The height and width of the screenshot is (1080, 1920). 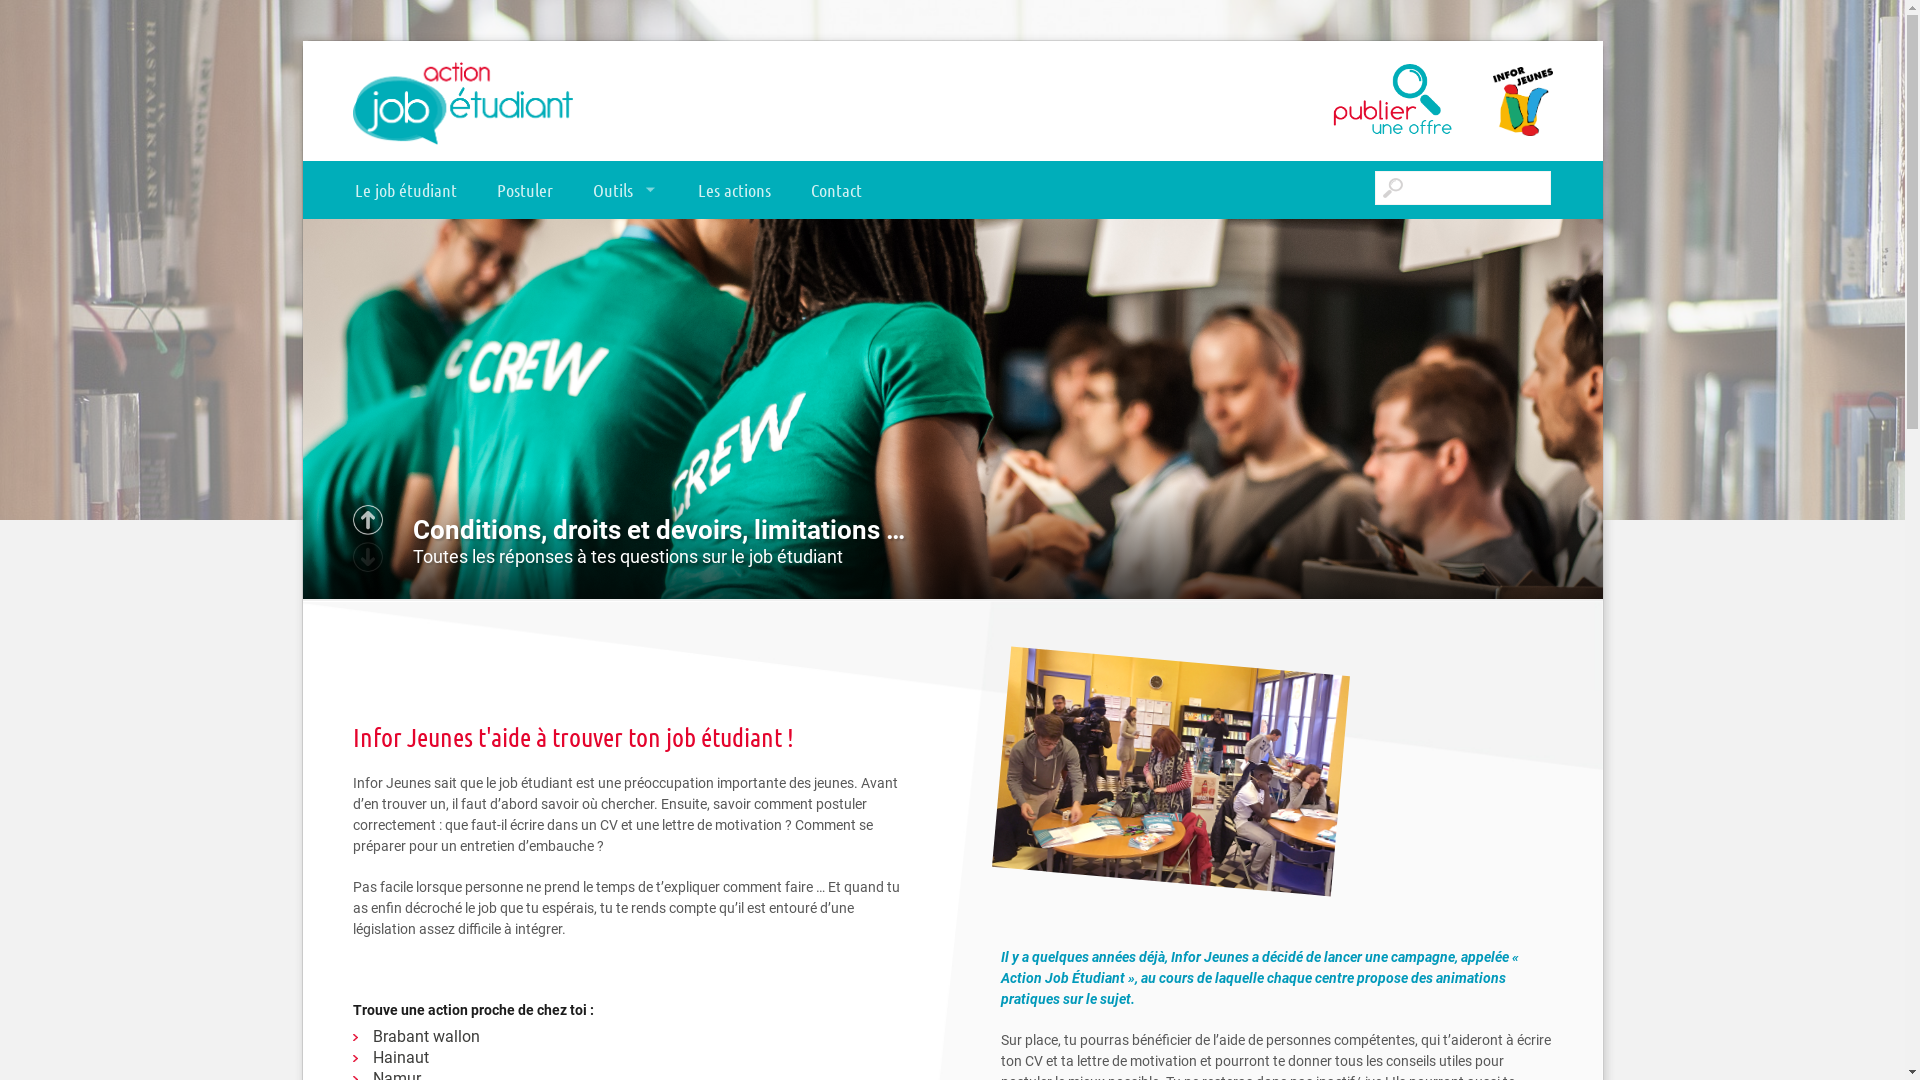 What do you see at coordinates (835, 191) in the screenshot?
I see `'Contact'` at bounding box center [835, 191].